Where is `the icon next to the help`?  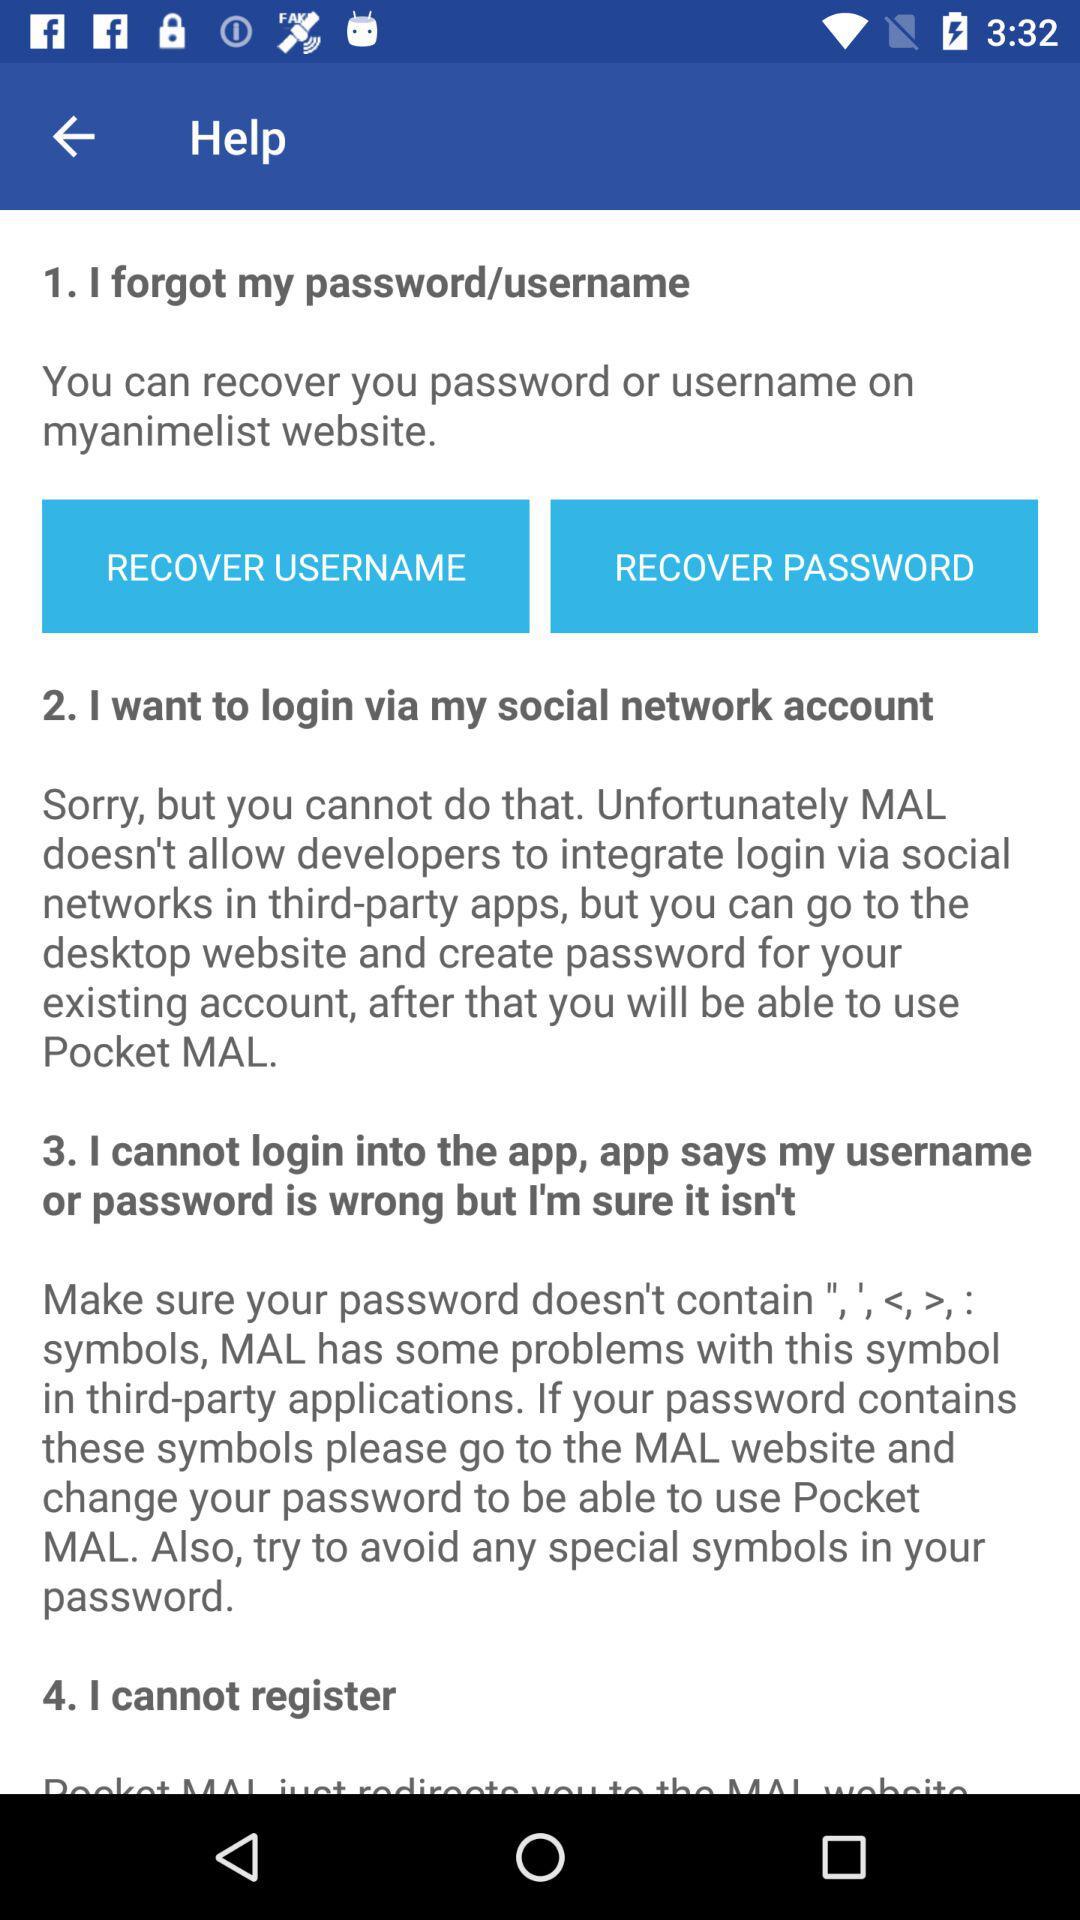
the icon next to the help is located at coordinates (72, 135).